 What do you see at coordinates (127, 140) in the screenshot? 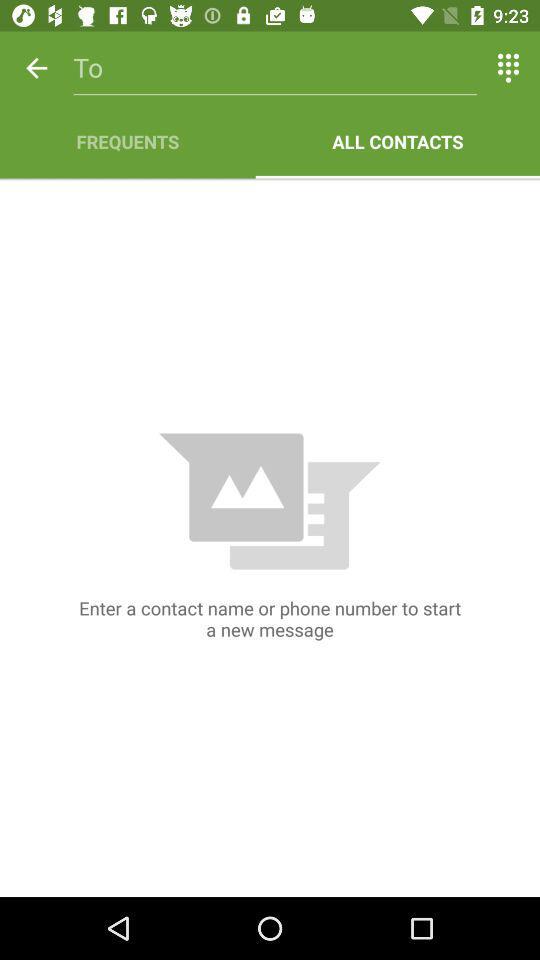
I see `the frequents` at bounding box center [127, 140].